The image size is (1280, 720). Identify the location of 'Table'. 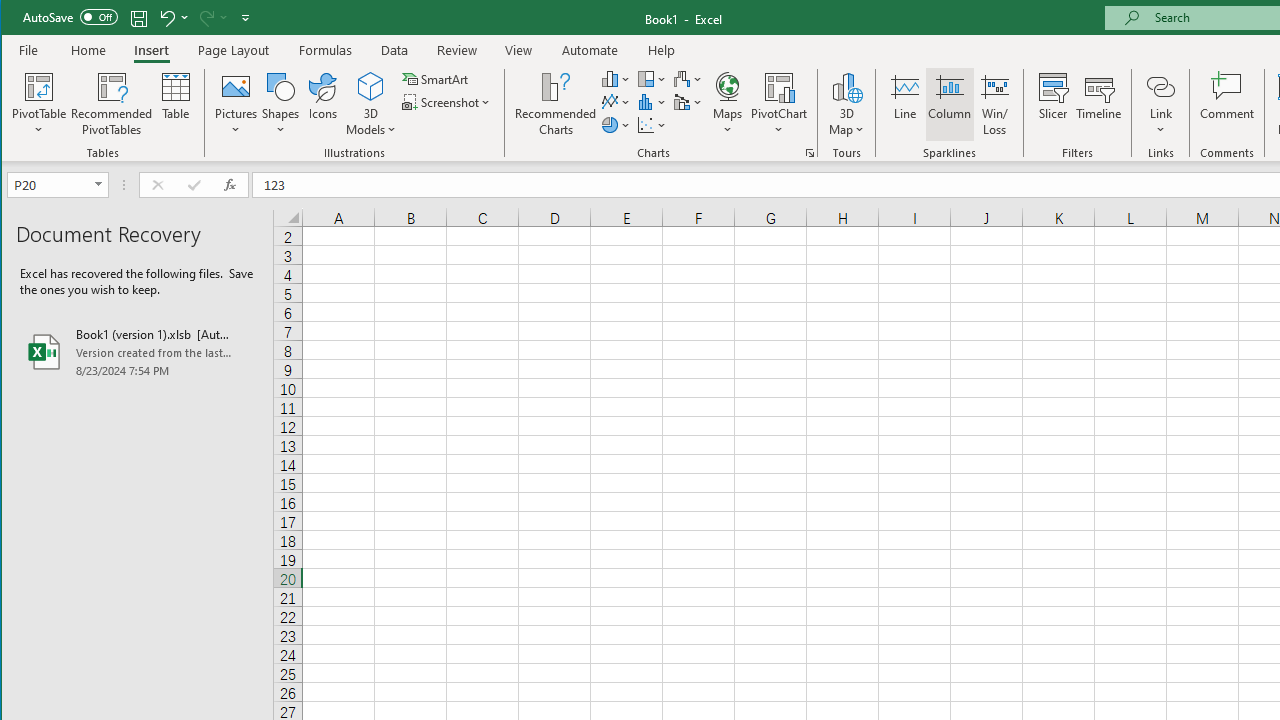
(176, 104).